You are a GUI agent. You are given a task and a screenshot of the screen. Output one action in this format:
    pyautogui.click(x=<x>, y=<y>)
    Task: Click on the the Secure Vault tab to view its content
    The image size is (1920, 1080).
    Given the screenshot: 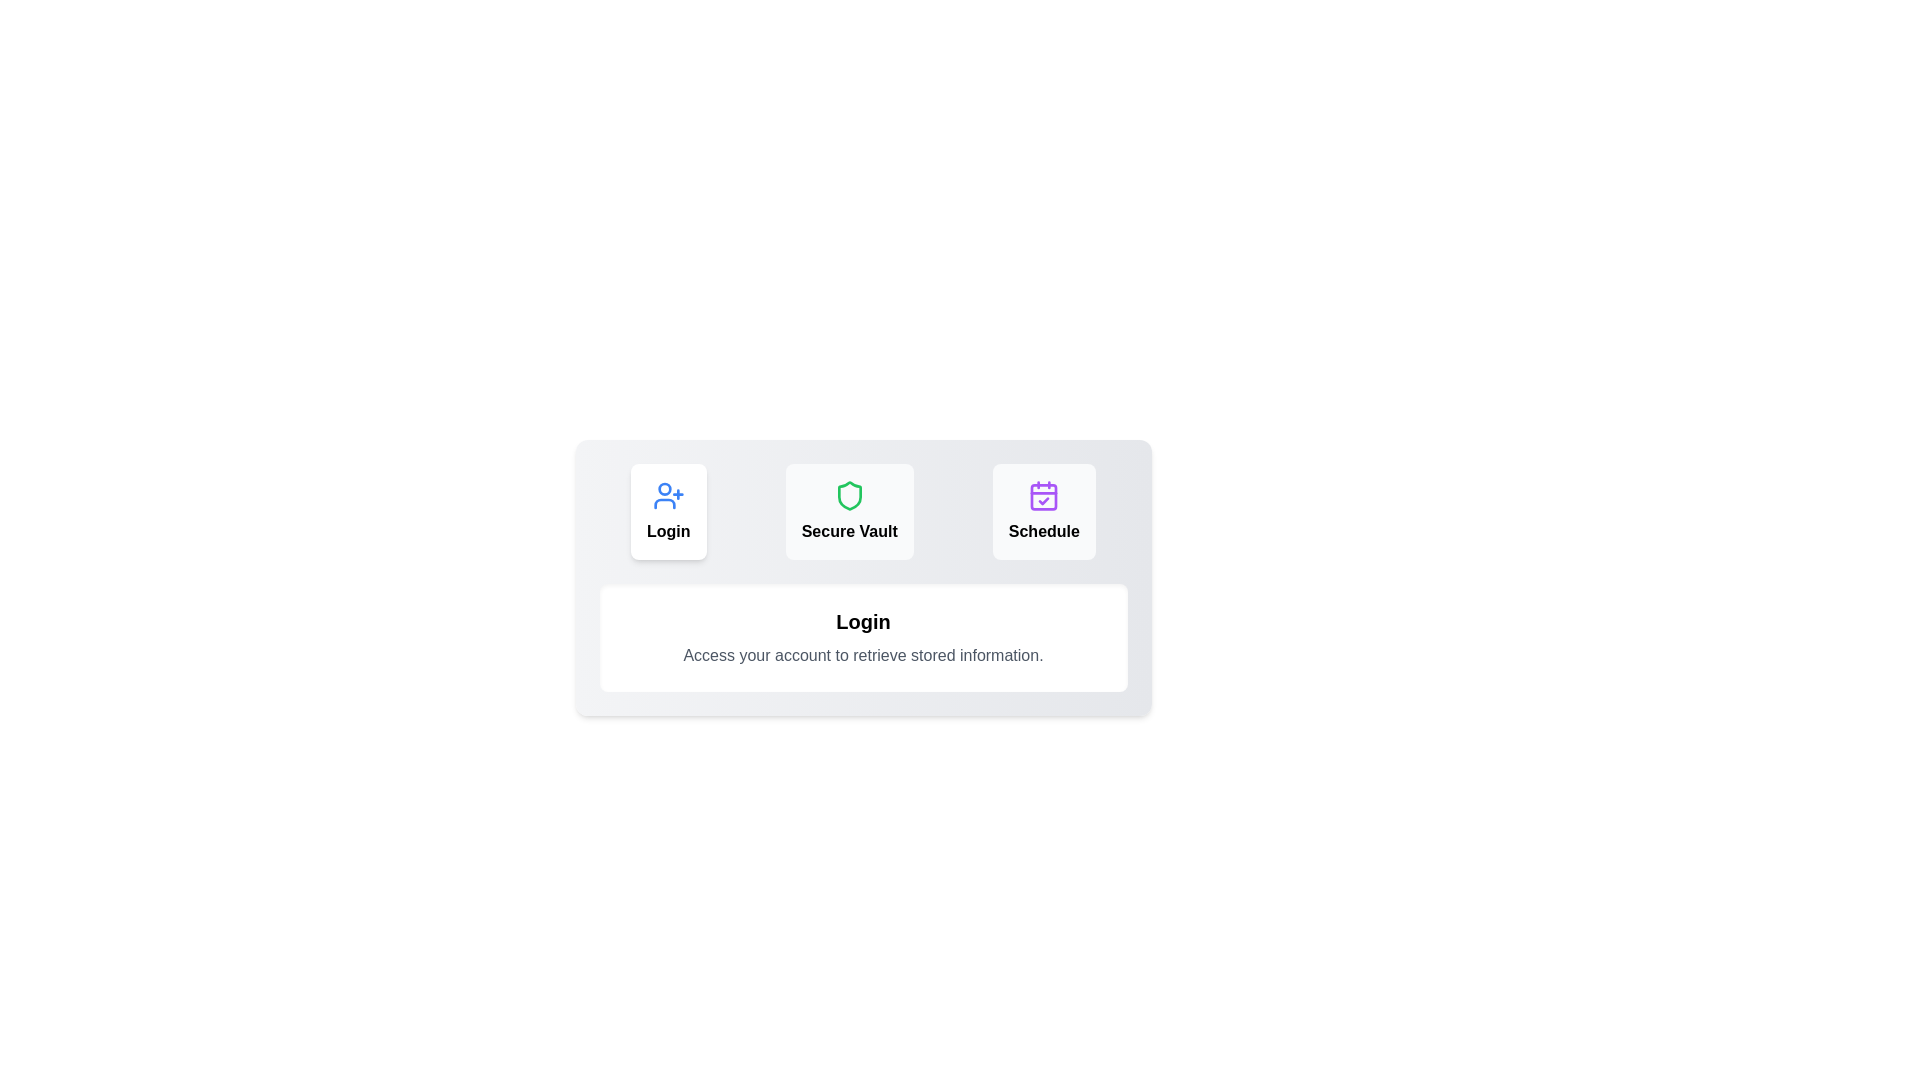 What is the action you would take?
    pyautogui.click(x=849, y=511)
    